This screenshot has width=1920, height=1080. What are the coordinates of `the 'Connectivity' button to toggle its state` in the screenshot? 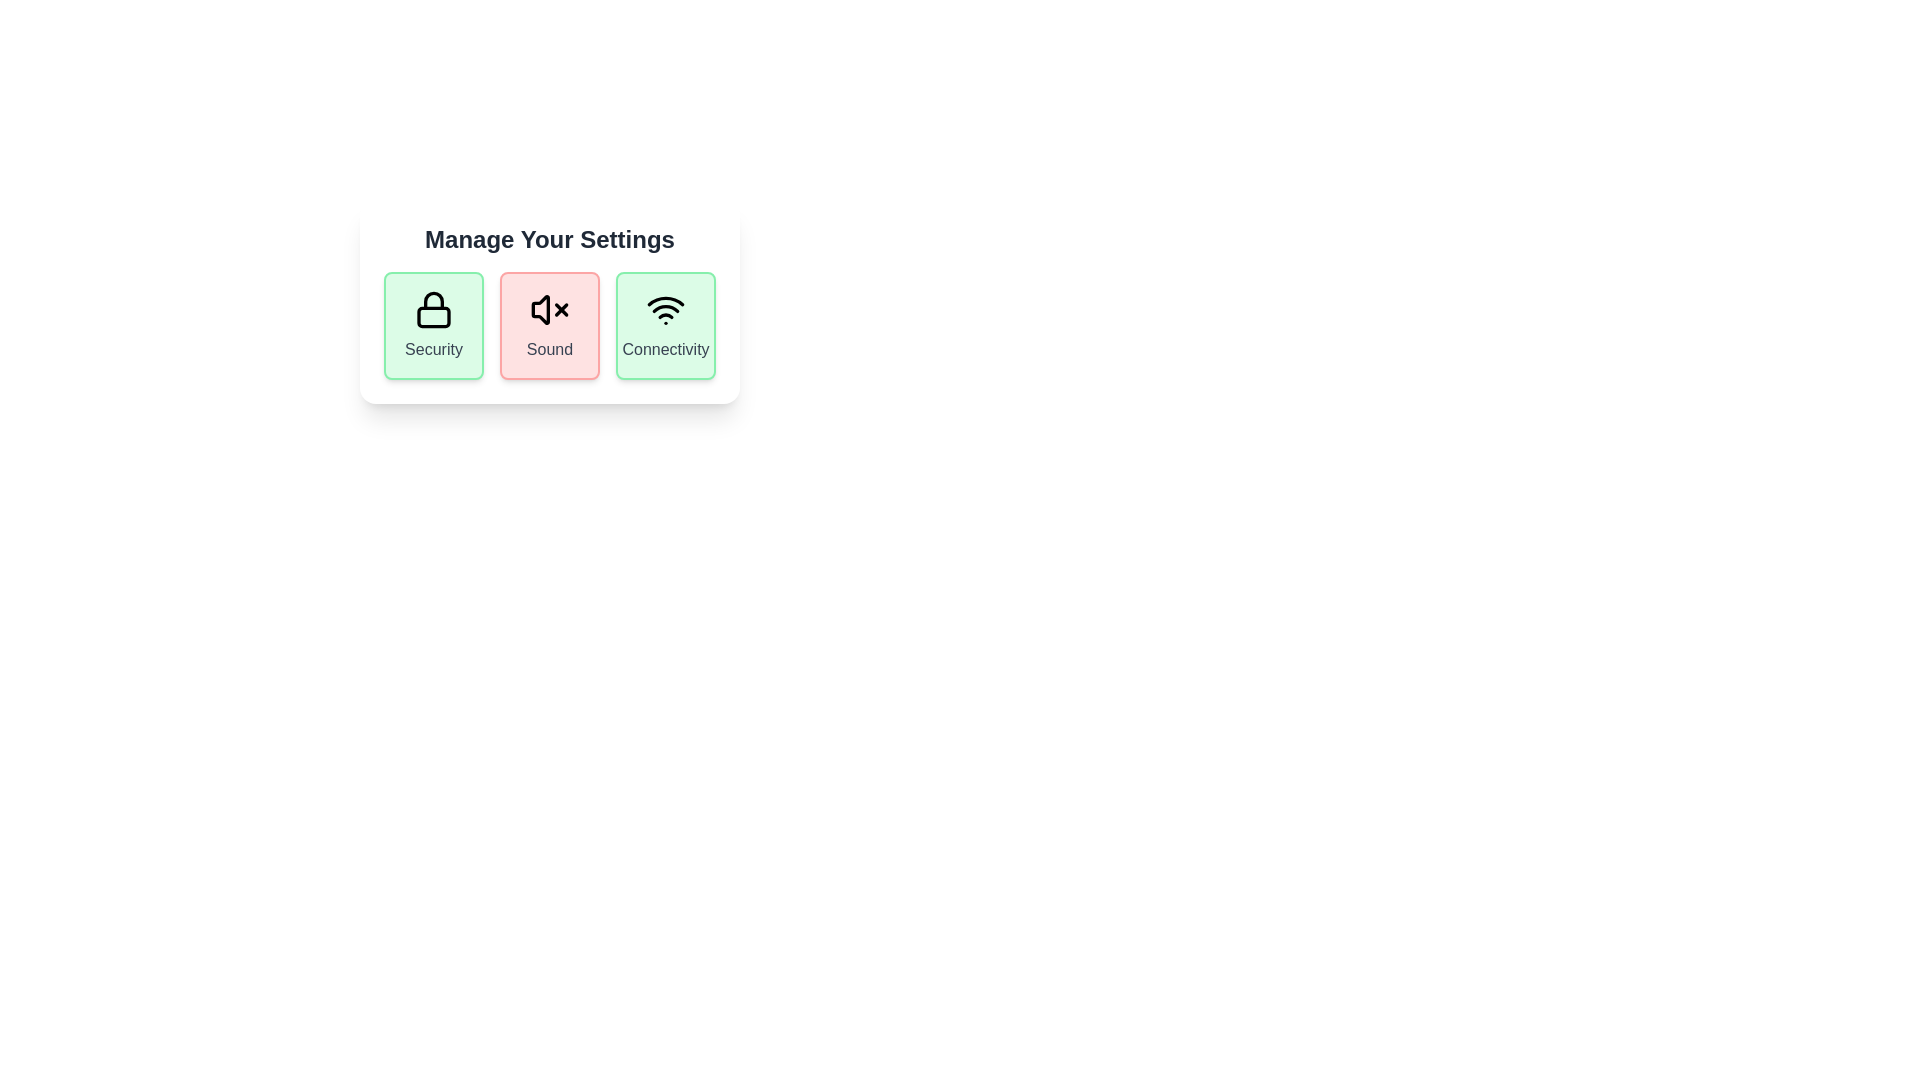 It's located at (666, 325).